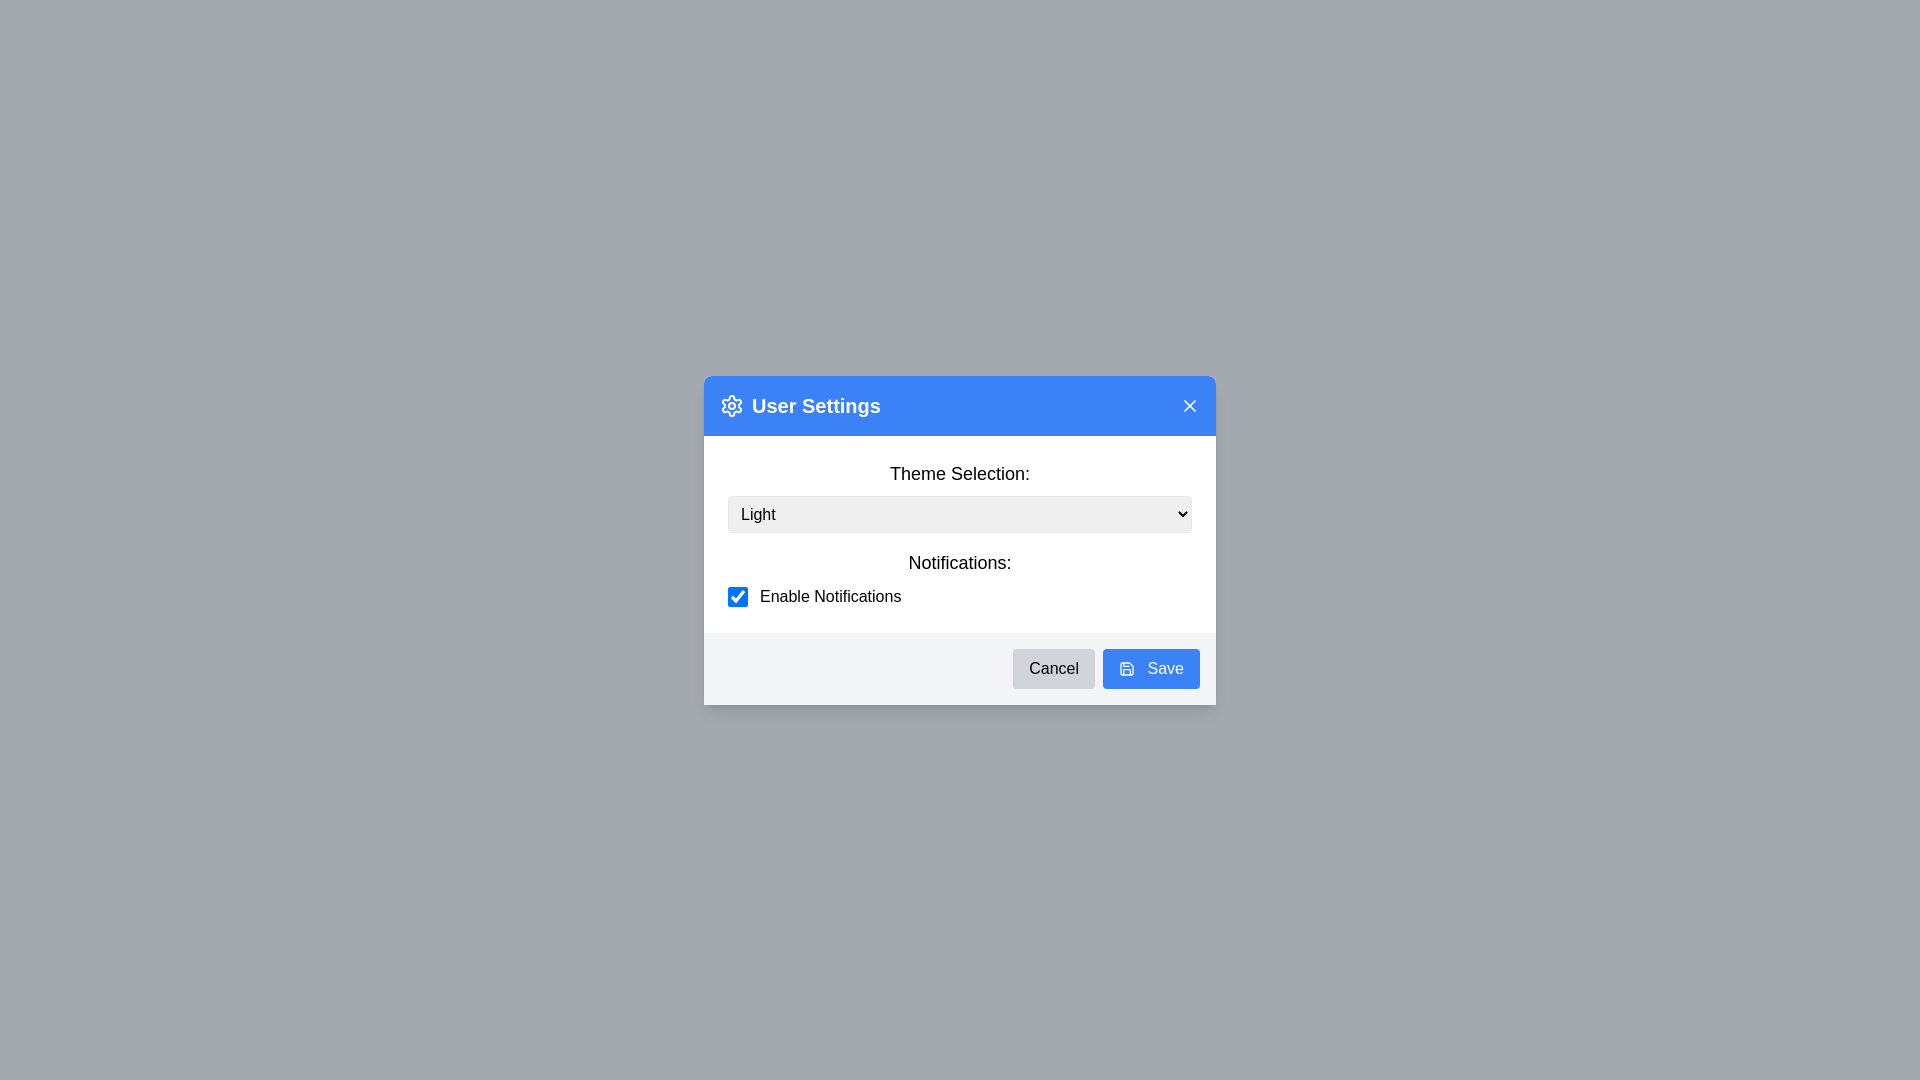  I want to click on the floppy disk icon located inside the 'Save' button, which has a blue background and white text, positioned at the bottom-right of the modal dialog, so click(1127, 669).